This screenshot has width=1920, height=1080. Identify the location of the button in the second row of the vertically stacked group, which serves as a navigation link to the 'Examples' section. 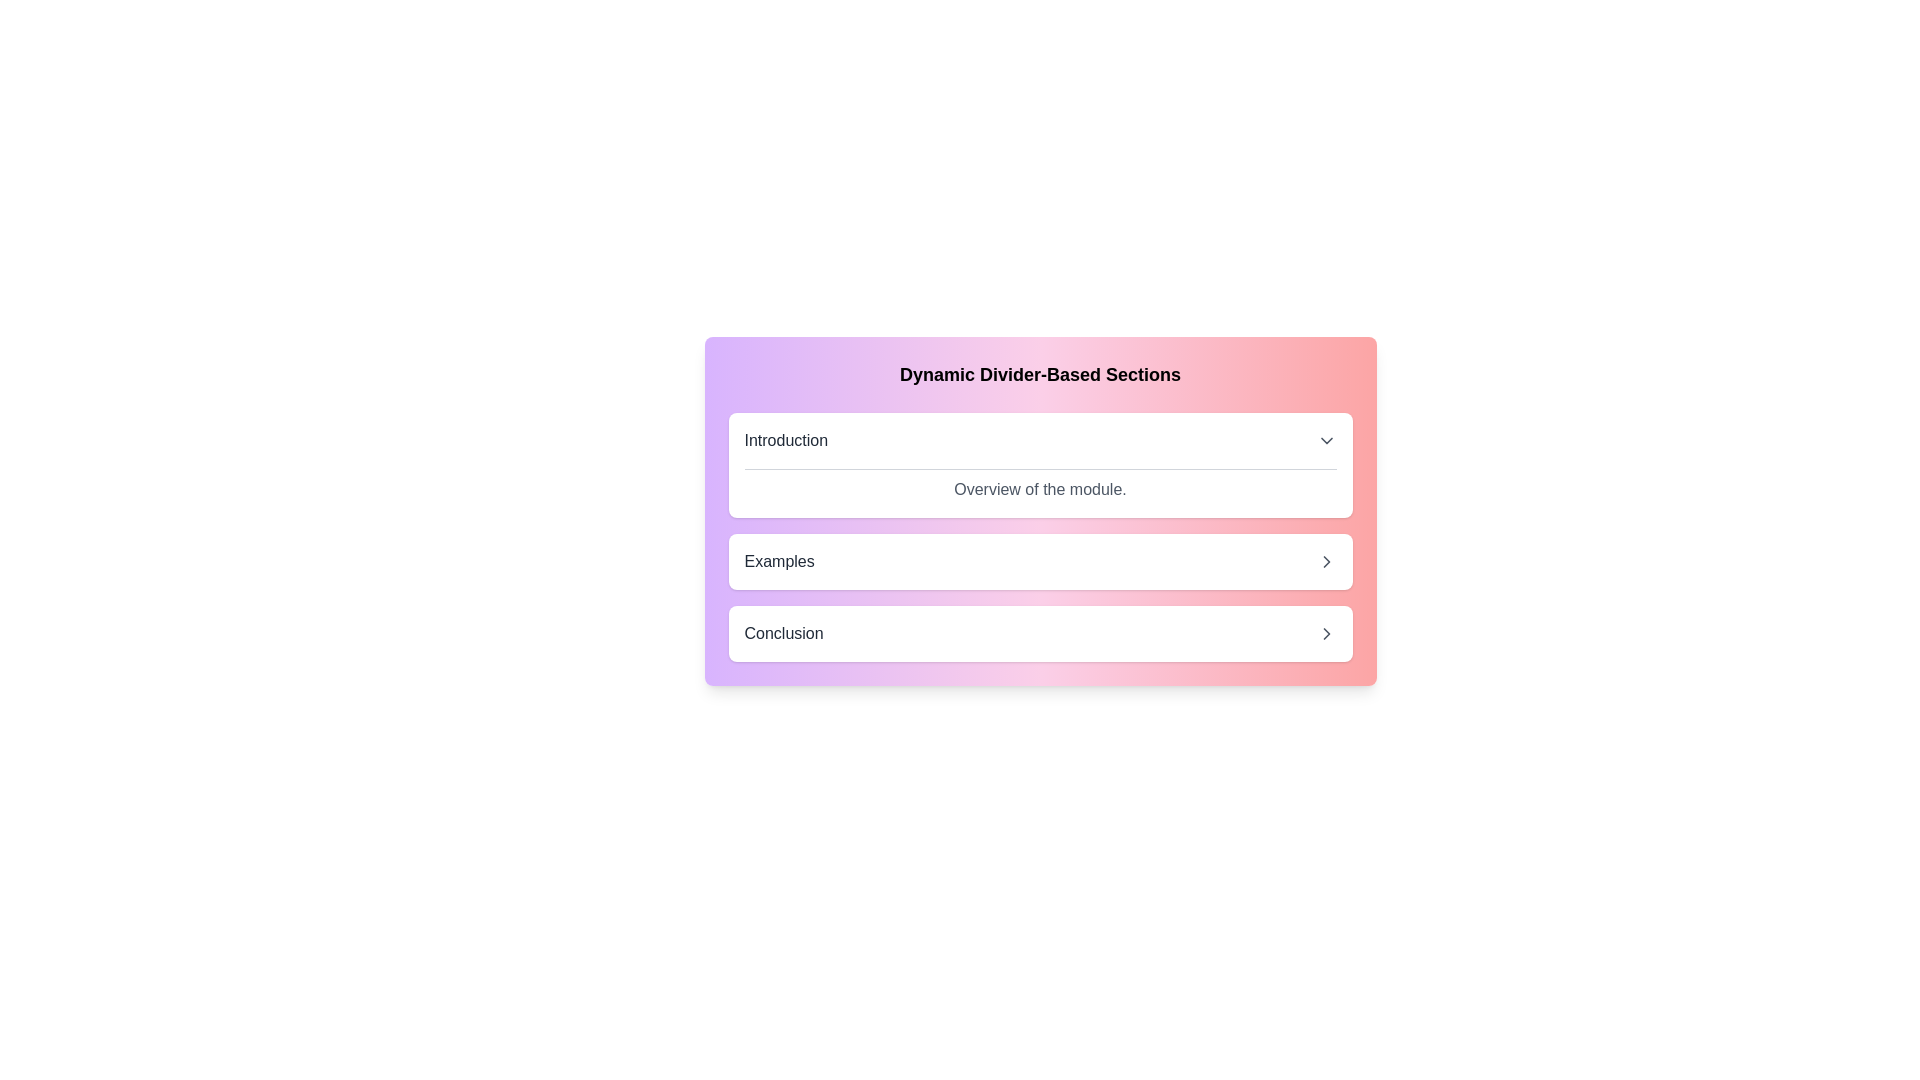
(1040, 562).